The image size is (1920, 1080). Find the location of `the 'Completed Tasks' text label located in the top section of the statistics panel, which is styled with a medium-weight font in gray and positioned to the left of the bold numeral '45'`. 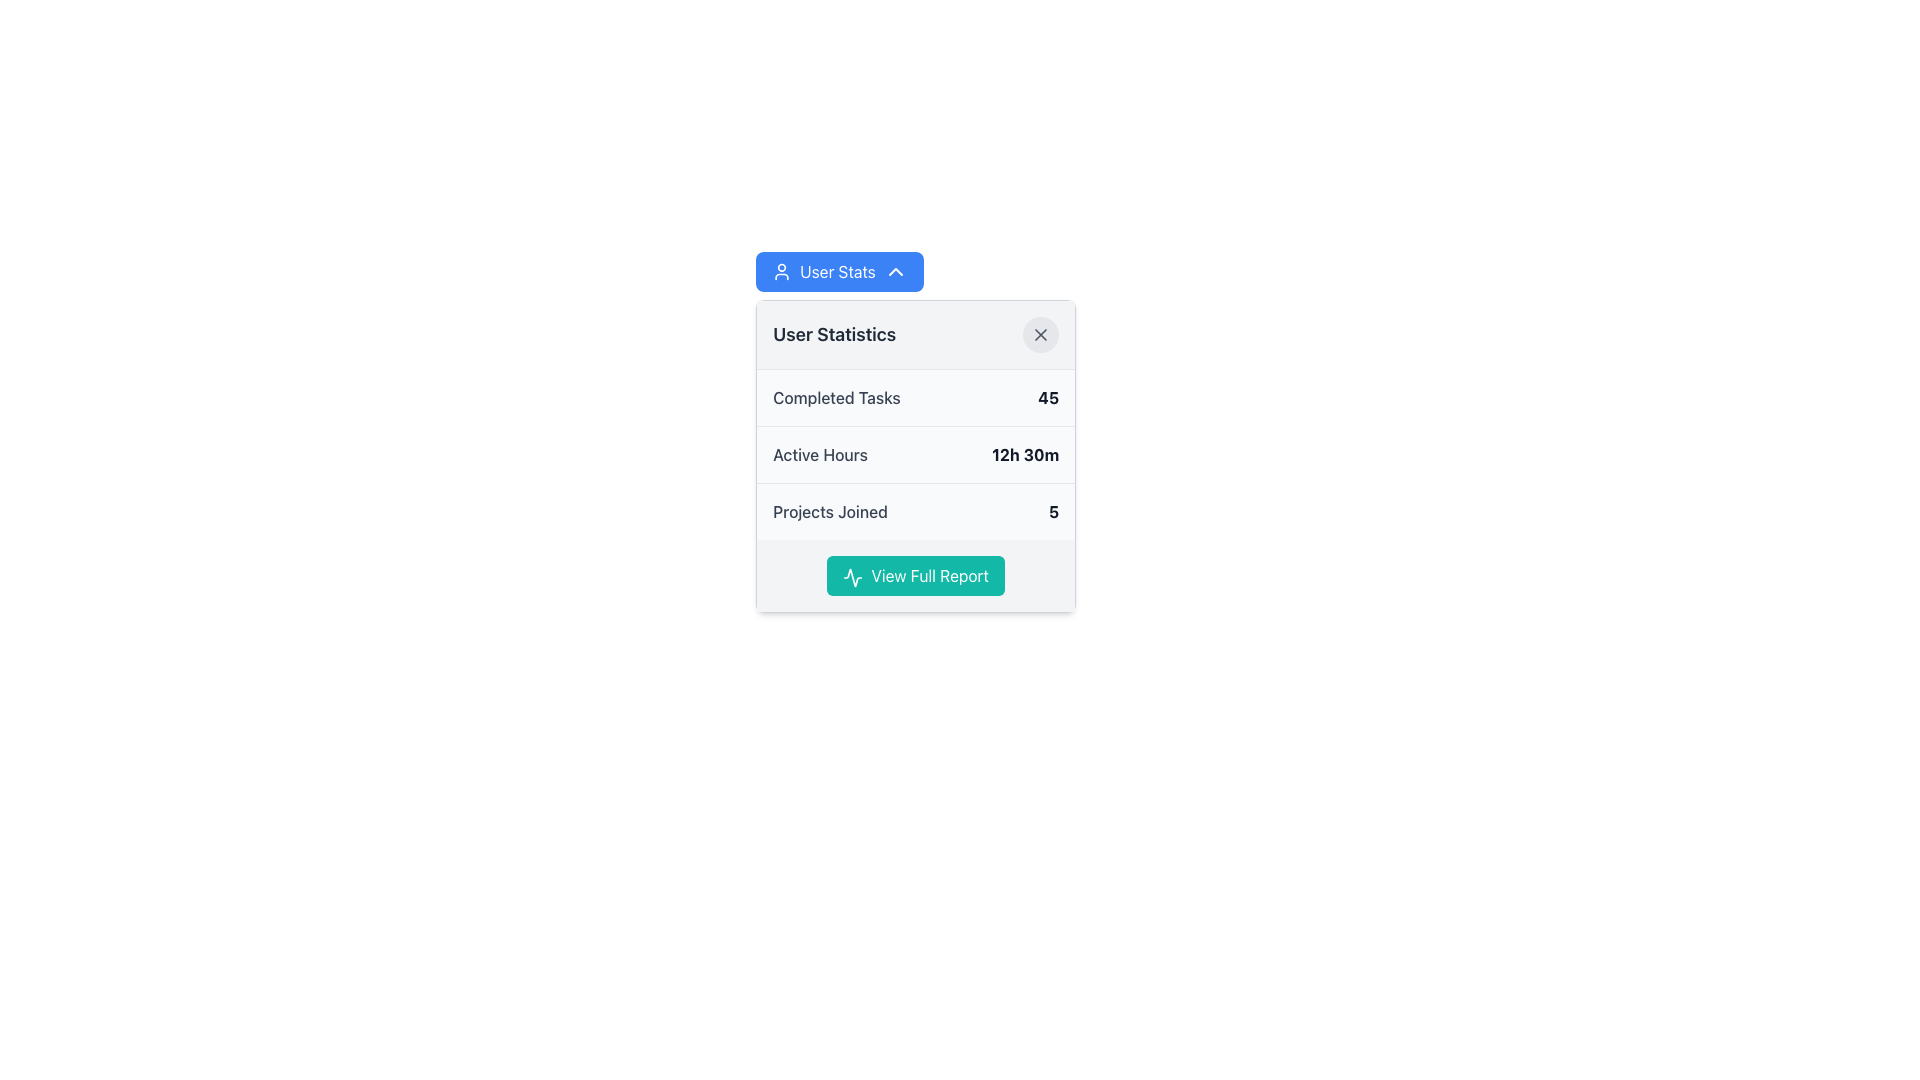

the 'Completed Tasks' text label located in the top section of the statistics panel, which is styled with a medium-weight font in gray and positioned to the left of the bold numeral '45' is located at coordinates (836, 397).